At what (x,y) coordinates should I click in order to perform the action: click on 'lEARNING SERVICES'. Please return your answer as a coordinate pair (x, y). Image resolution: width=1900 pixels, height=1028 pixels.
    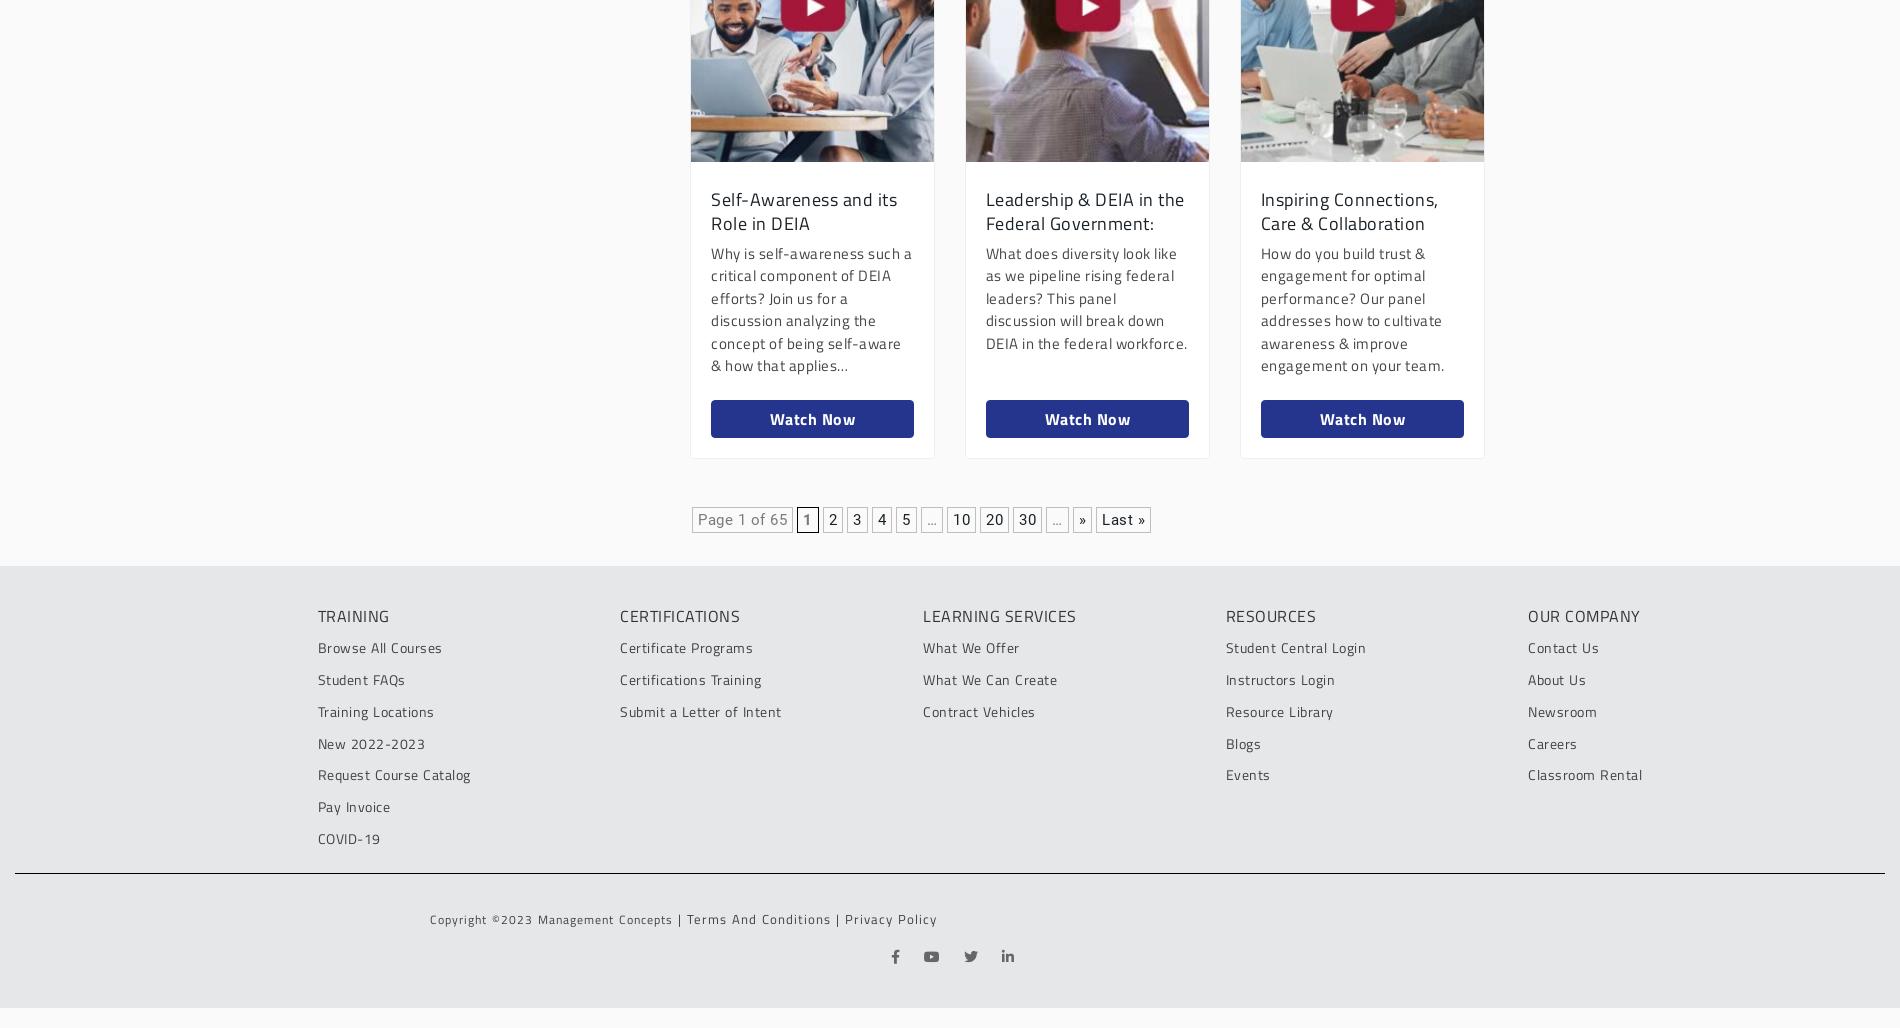
    Looking at the image, I should click on (922, 614).